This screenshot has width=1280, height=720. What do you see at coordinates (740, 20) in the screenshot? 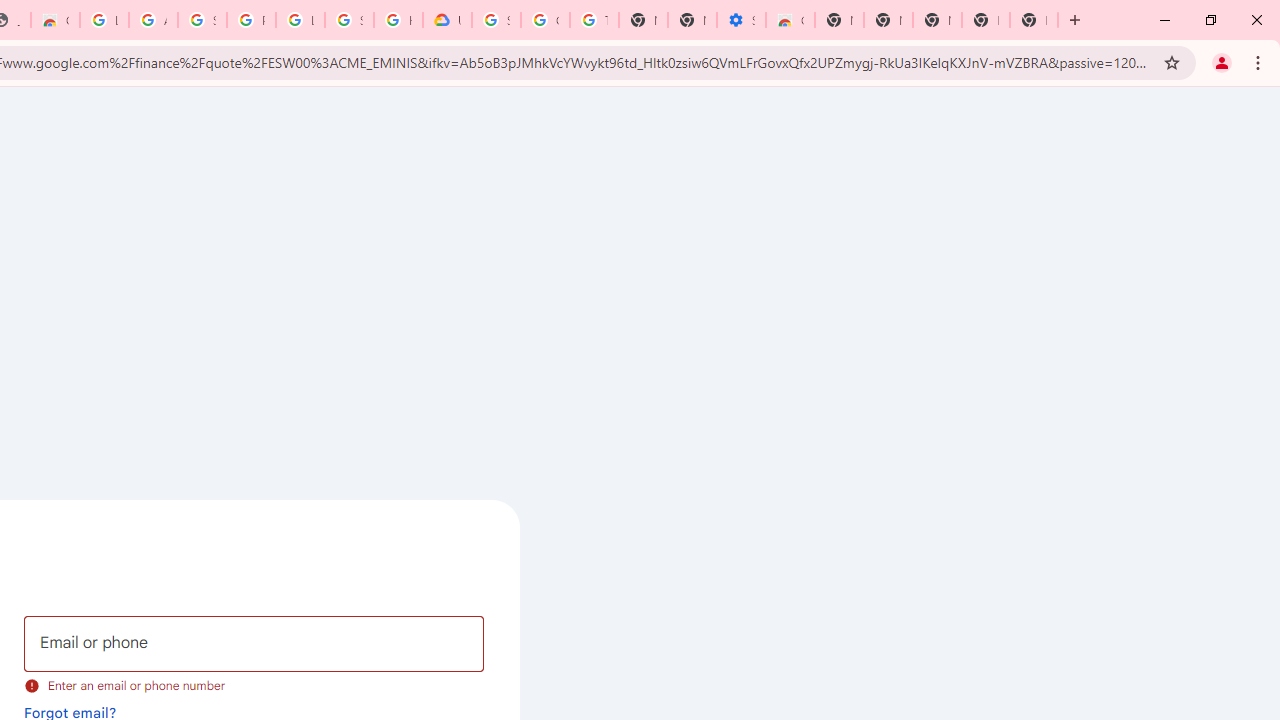
I see `'Settings - Accessibility'` at bounding box center [740, 20].